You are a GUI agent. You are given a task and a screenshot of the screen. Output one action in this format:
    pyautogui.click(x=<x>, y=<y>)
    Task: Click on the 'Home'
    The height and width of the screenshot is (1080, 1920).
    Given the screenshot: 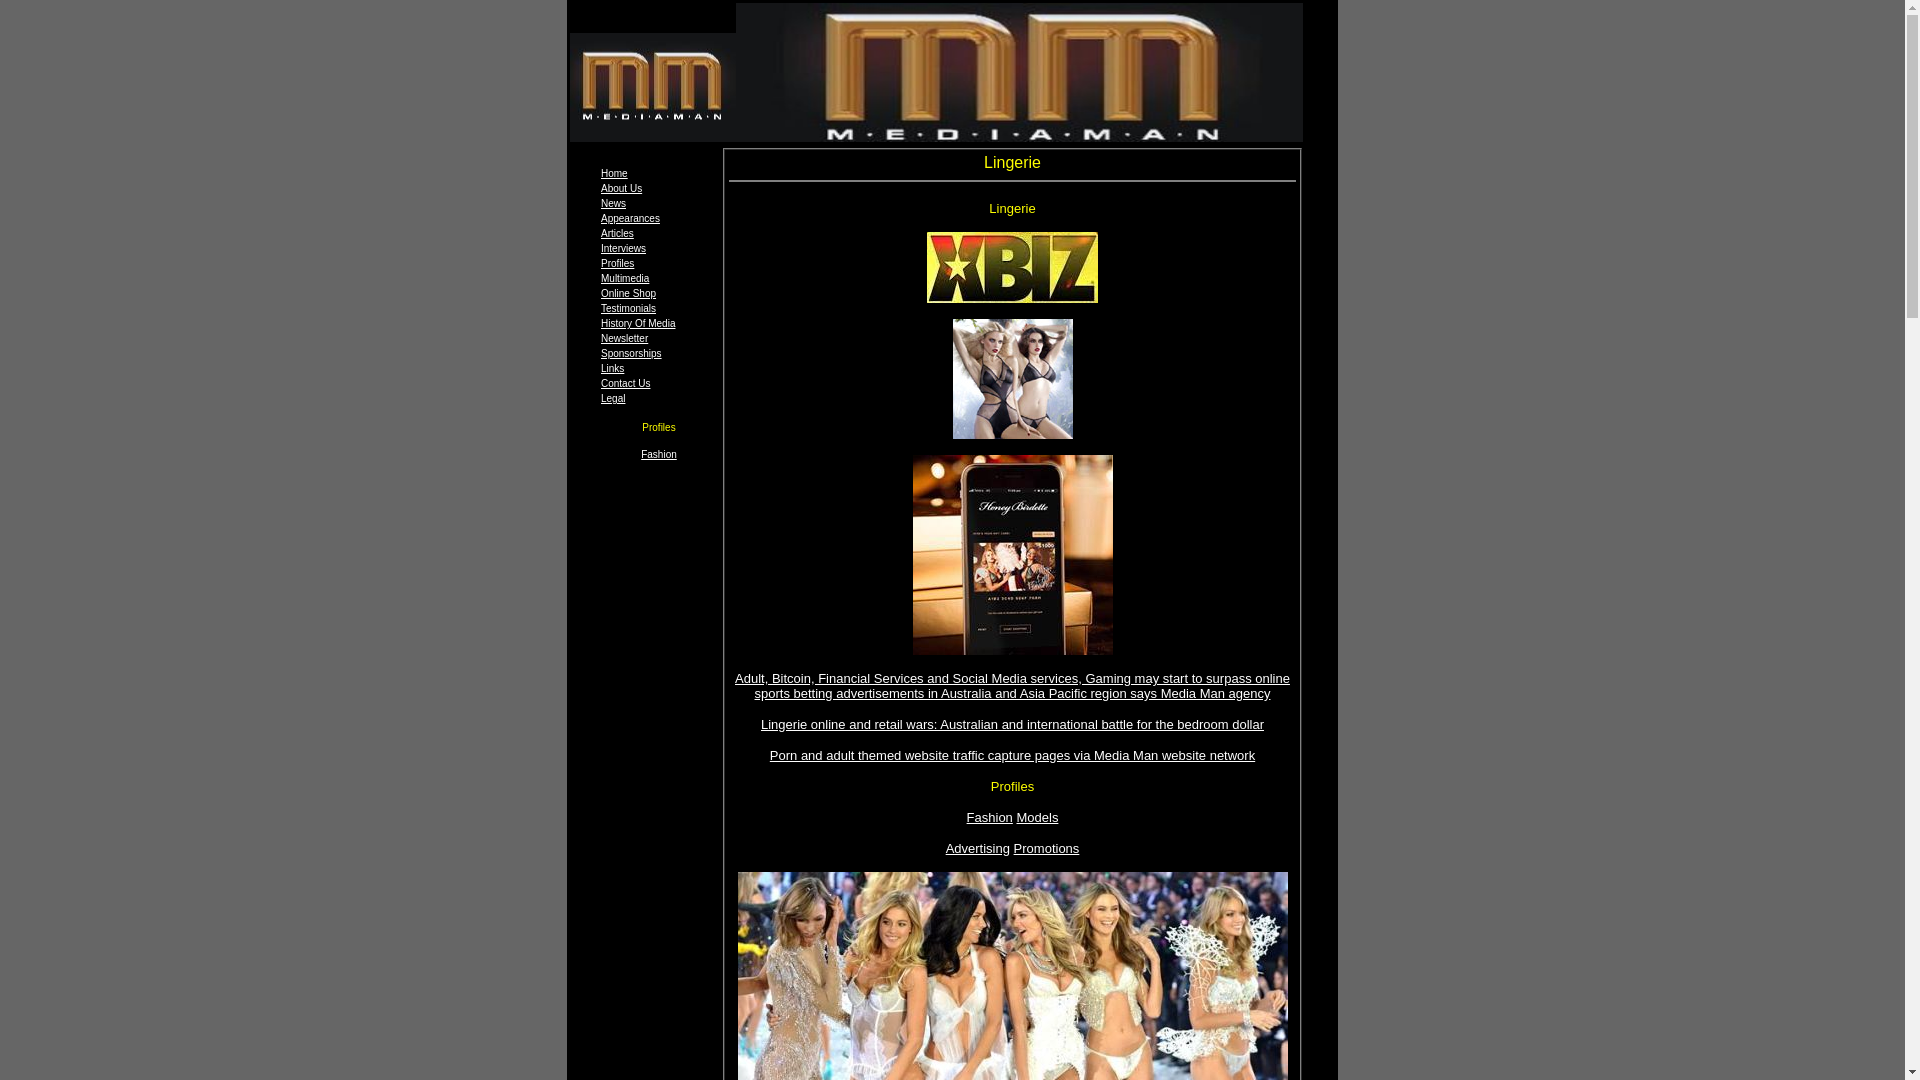 What is the action you would take?
    pyautogui.click(x=613, y=172)
    